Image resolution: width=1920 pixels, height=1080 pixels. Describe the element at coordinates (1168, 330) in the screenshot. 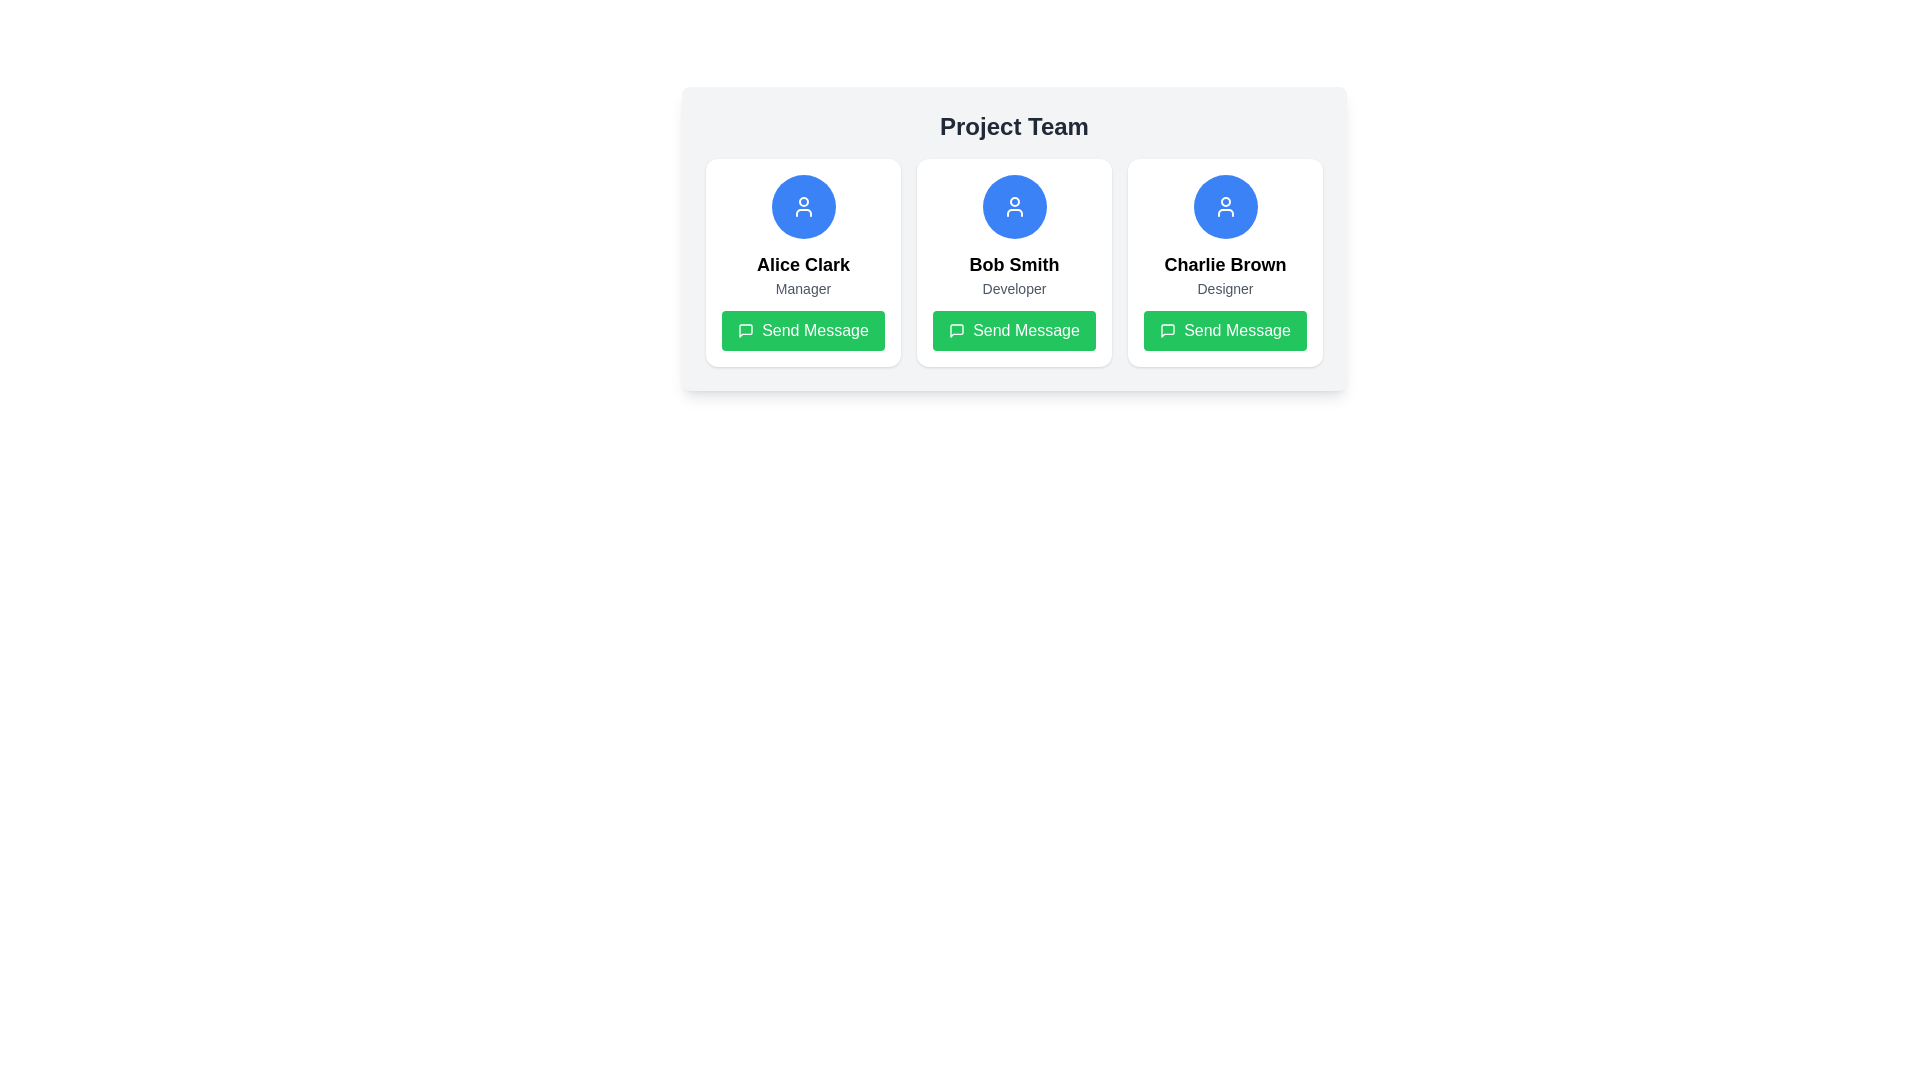

I see `the messaging icon located to the left of the green 'Send Message' button for the third person, 'Charlie Brown'` at that location.